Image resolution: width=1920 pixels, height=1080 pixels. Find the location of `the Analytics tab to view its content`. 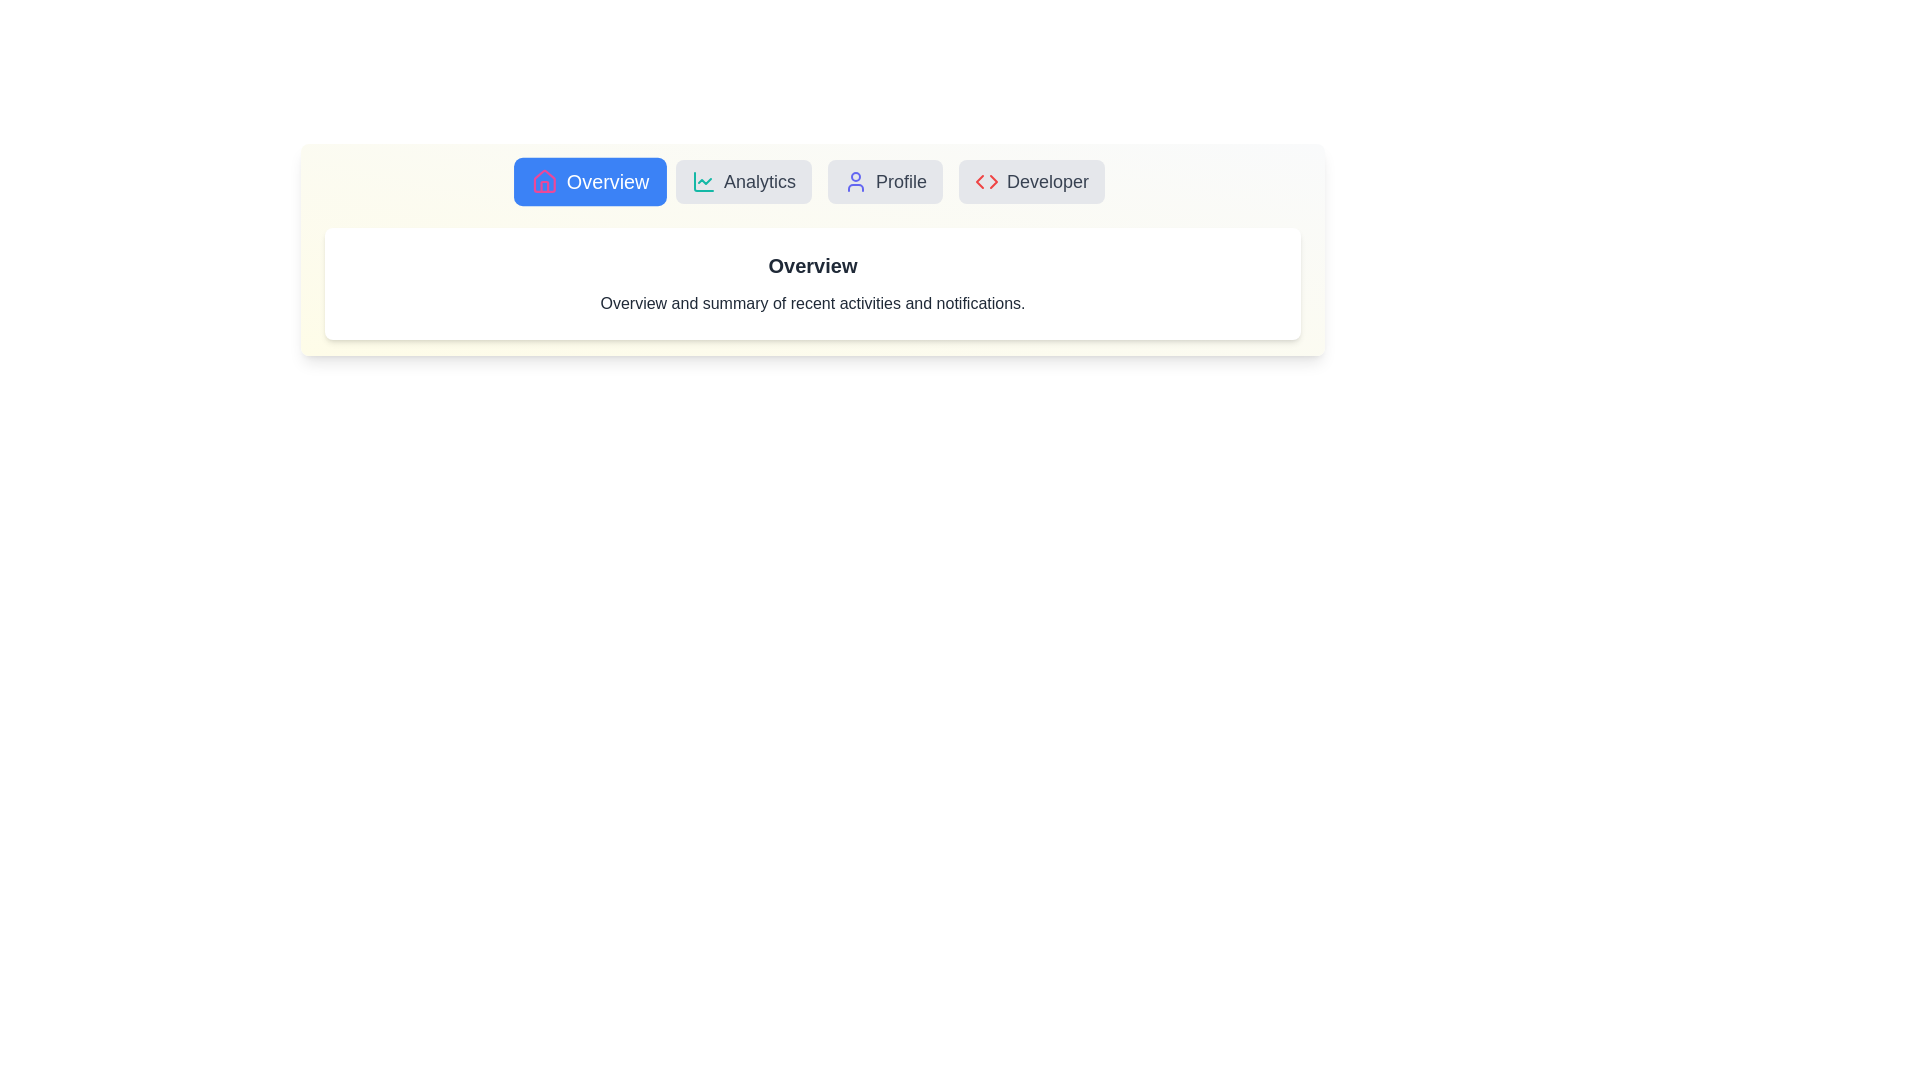

the Analytics tab to view its content is located at coordinates (743, 181).